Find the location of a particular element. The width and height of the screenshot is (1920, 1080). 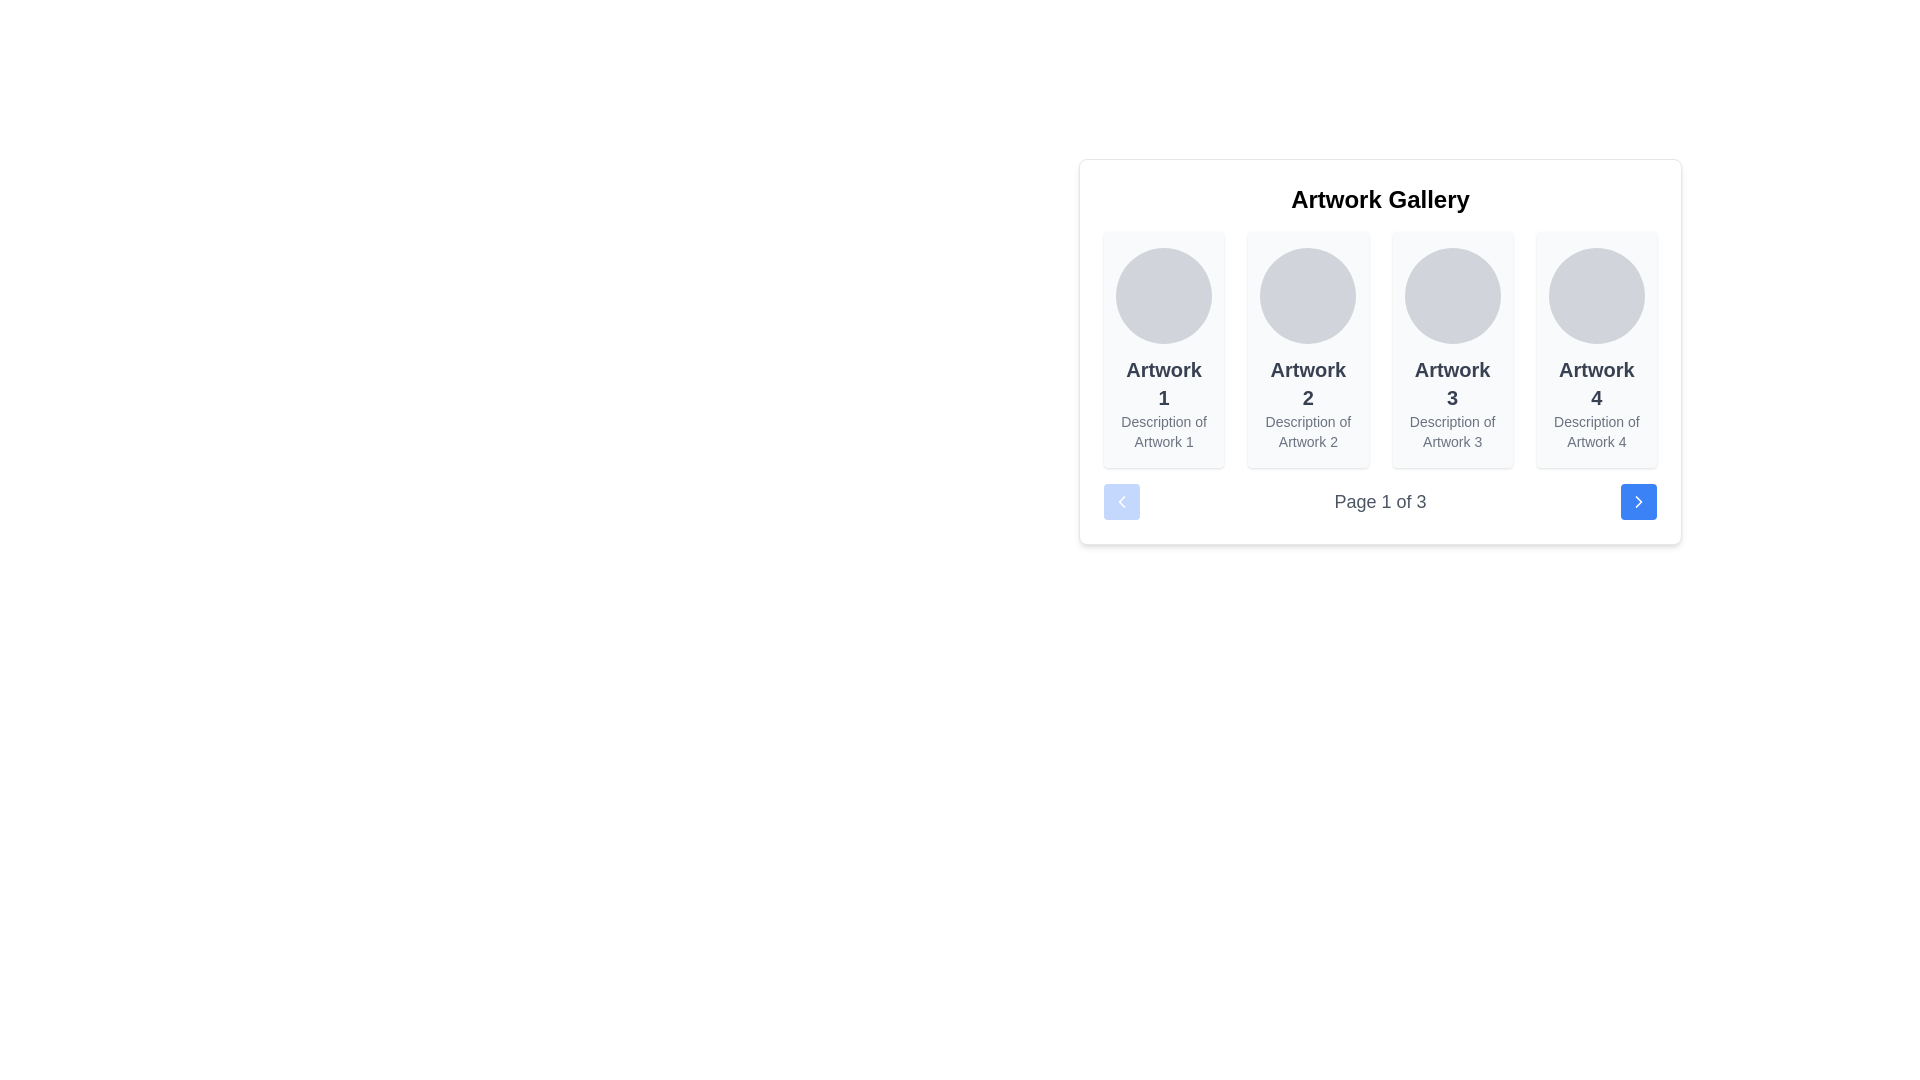

text label that reads 'Description of Artwork 2', which is centrally aligned and located below the 'Artwork 2' title in the third position of the card layout is located at coordinates (1308, 431).